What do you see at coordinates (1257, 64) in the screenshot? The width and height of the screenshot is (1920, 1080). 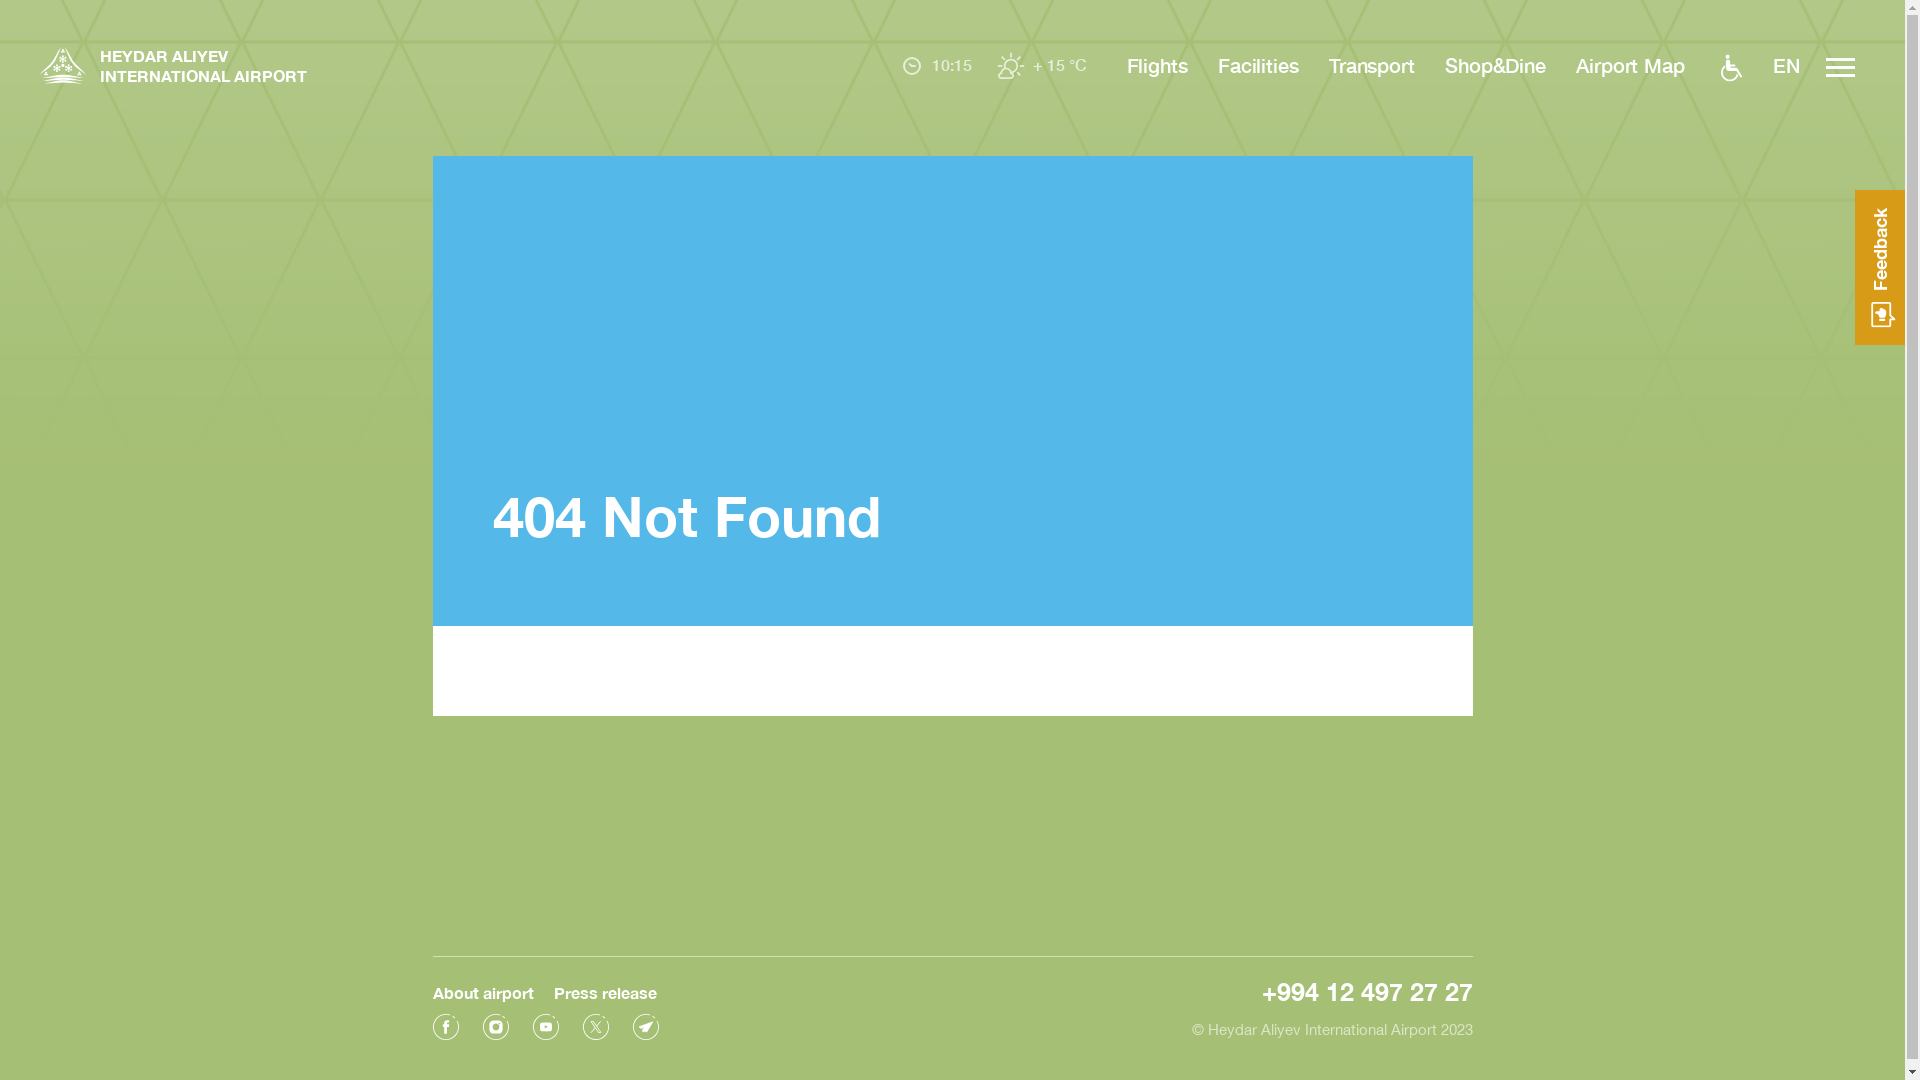 I see `'Facilities'` at bounding box center [1257, 64].